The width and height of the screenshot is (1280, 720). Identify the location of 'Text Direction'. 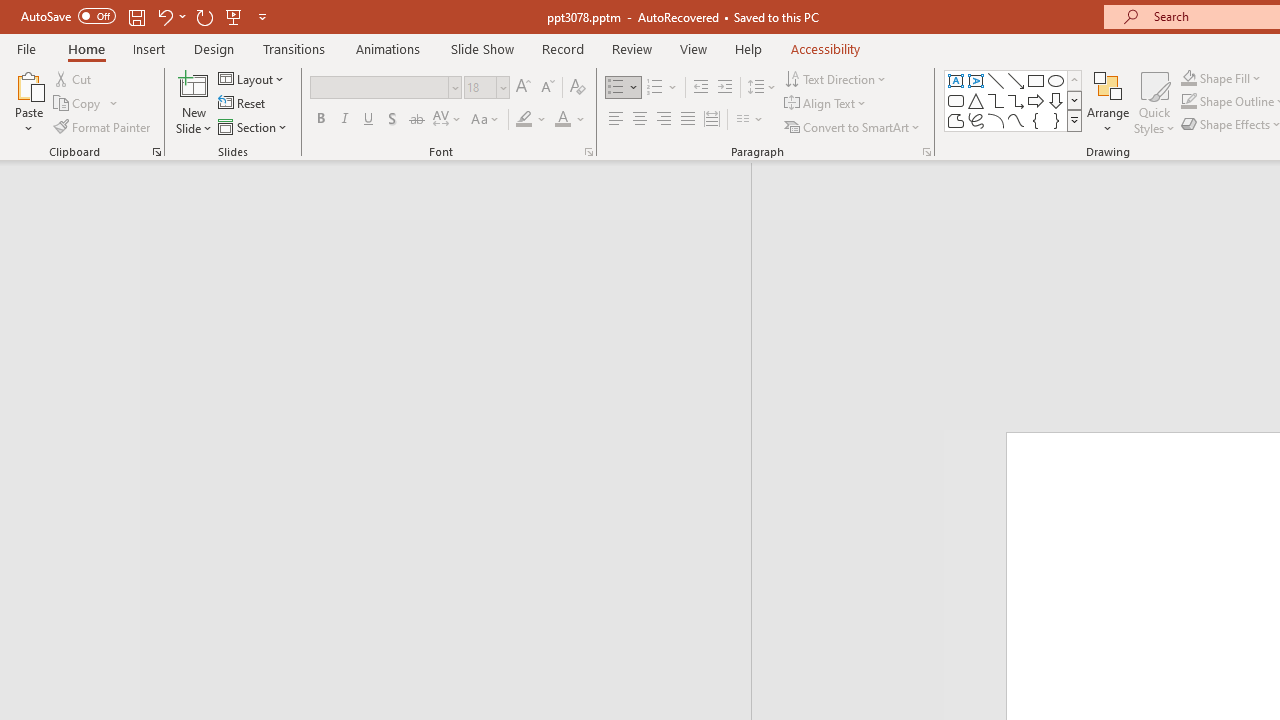
(837, 78).